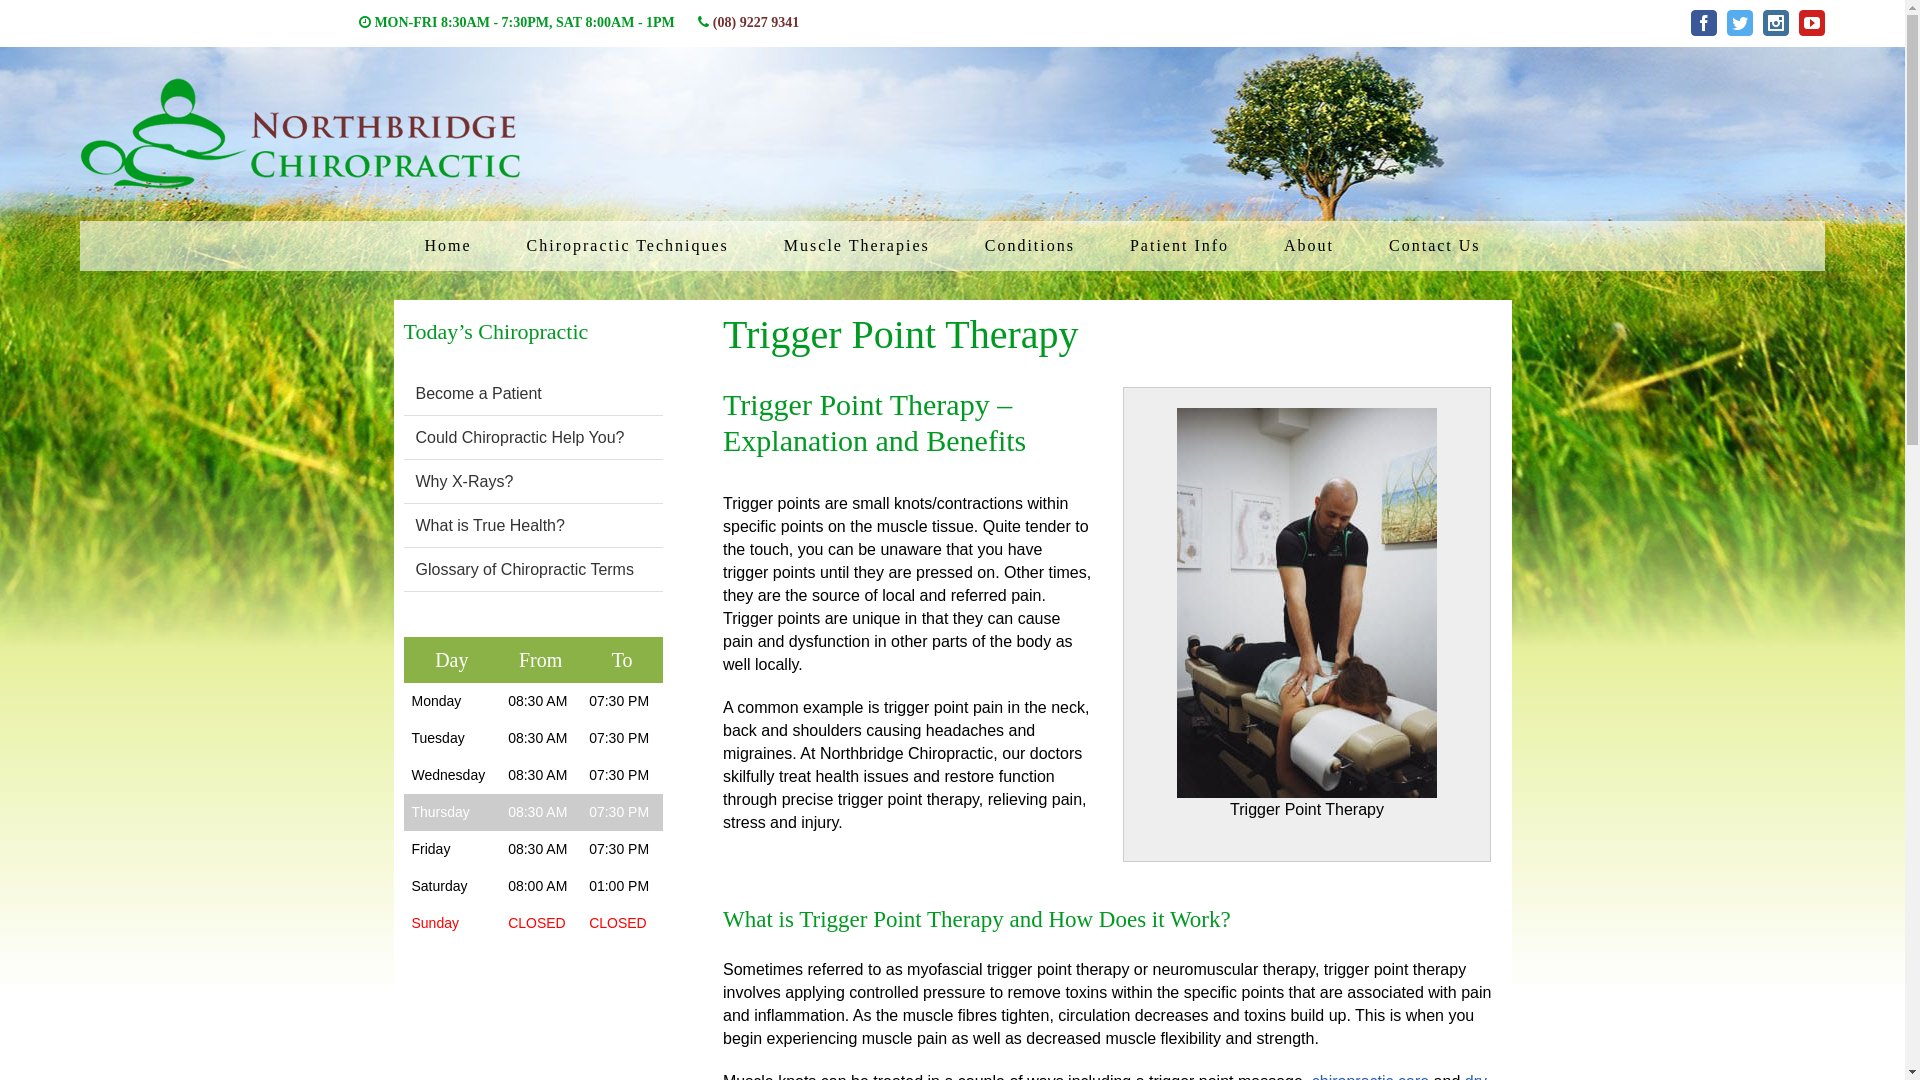 This screenshot has width=1920, height=1080. I want to click on 'Muscle Therapies', so click(857, 245).